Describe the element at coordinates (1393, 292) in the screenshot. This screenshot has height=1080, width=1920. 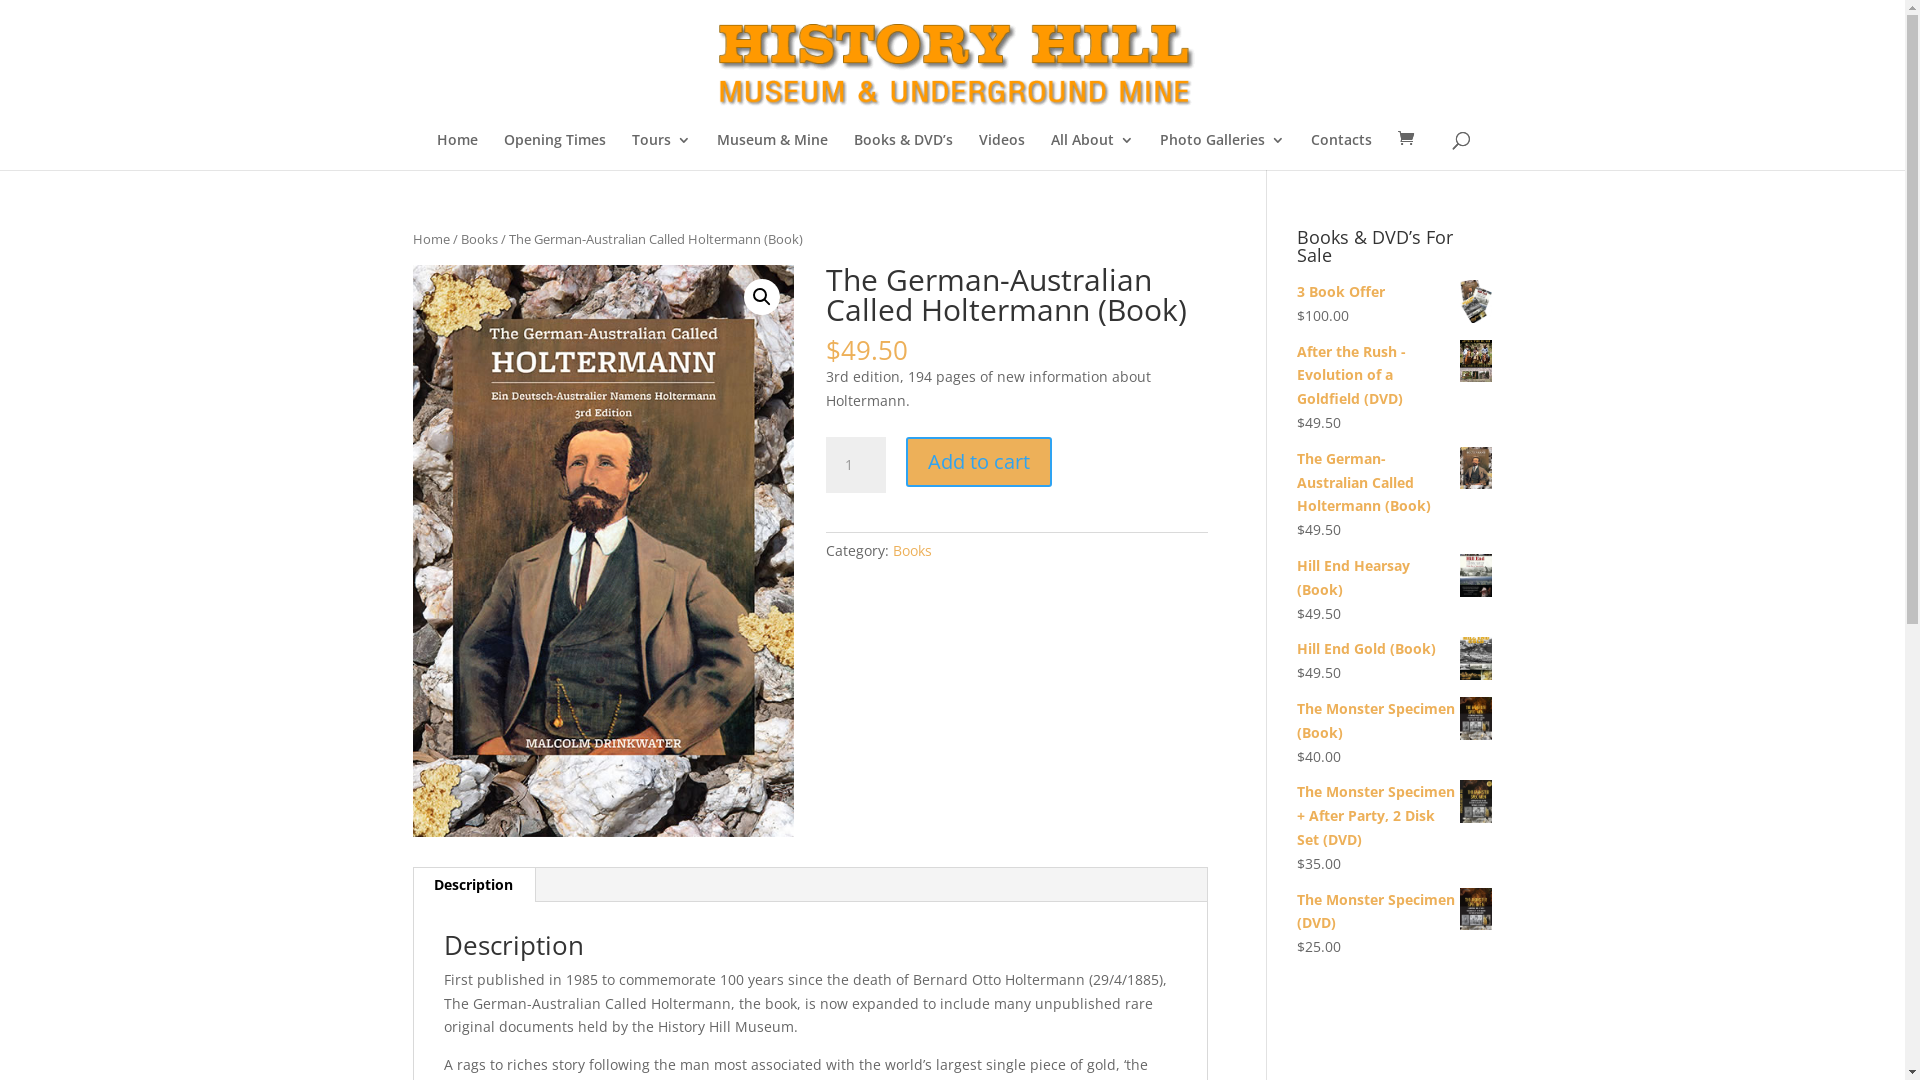
I see `'3 Book Offer'` at that location.